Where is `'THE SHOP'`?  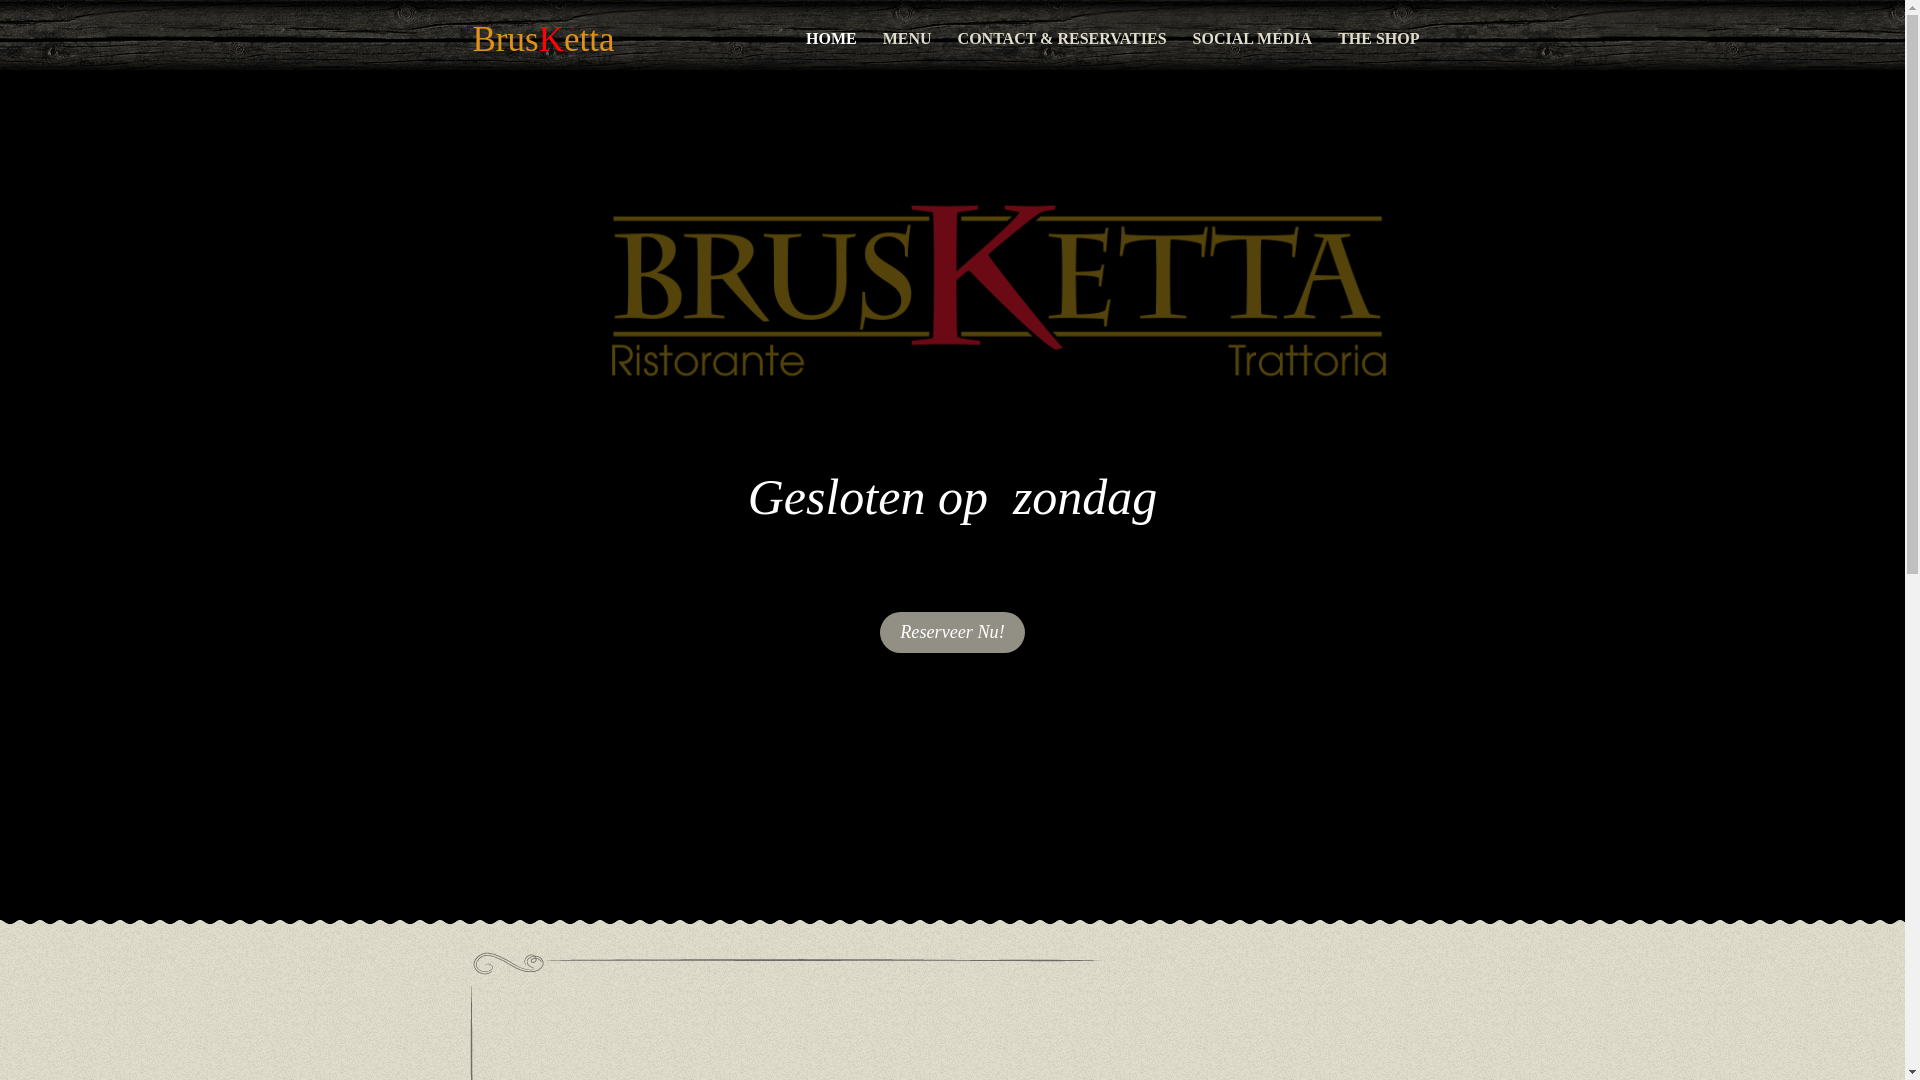
'THE SHOP' is located at coordinates (1377, 39).